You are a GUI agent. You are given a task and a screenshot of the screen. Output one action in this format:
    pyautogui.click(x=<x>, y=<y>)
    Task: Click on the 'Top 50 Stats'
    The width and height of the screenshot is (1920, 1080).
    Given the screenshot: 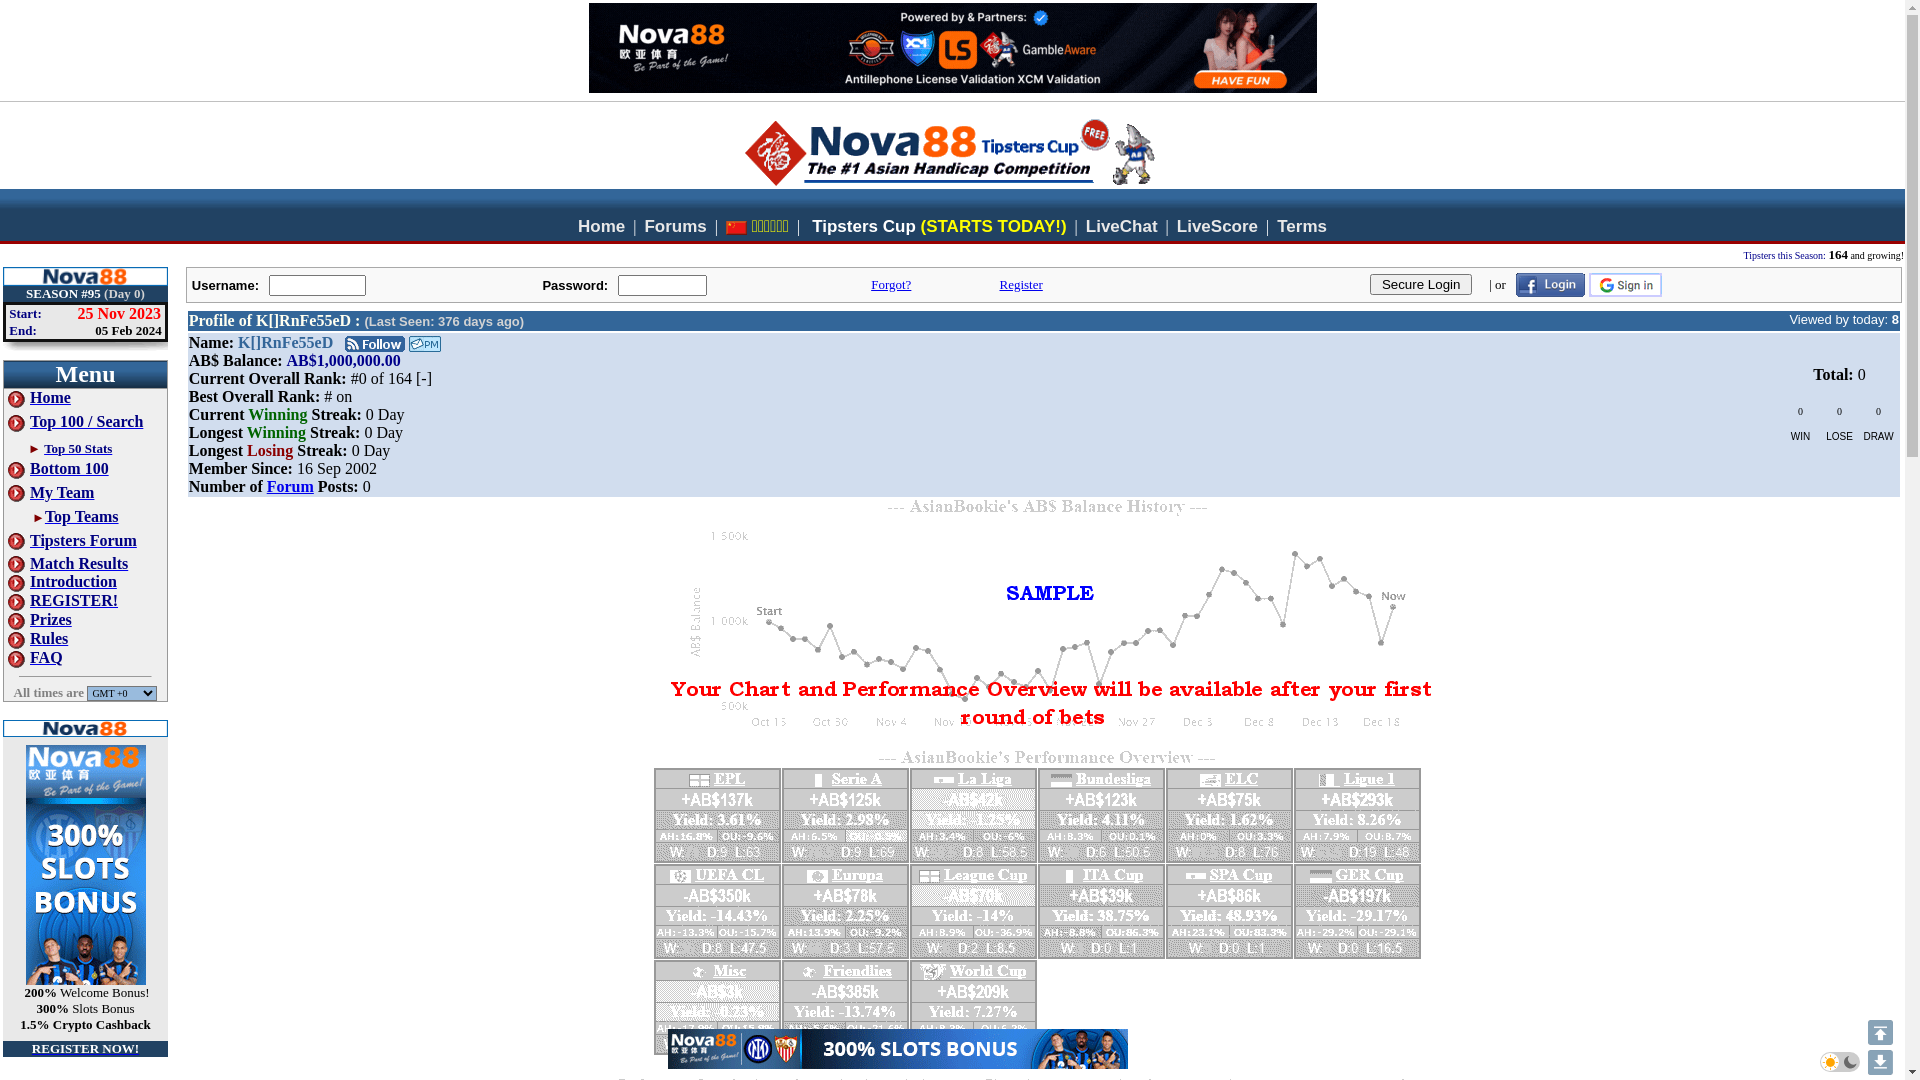 What is the action you would take?
    pyautogui.click(x=77, y=447)
    